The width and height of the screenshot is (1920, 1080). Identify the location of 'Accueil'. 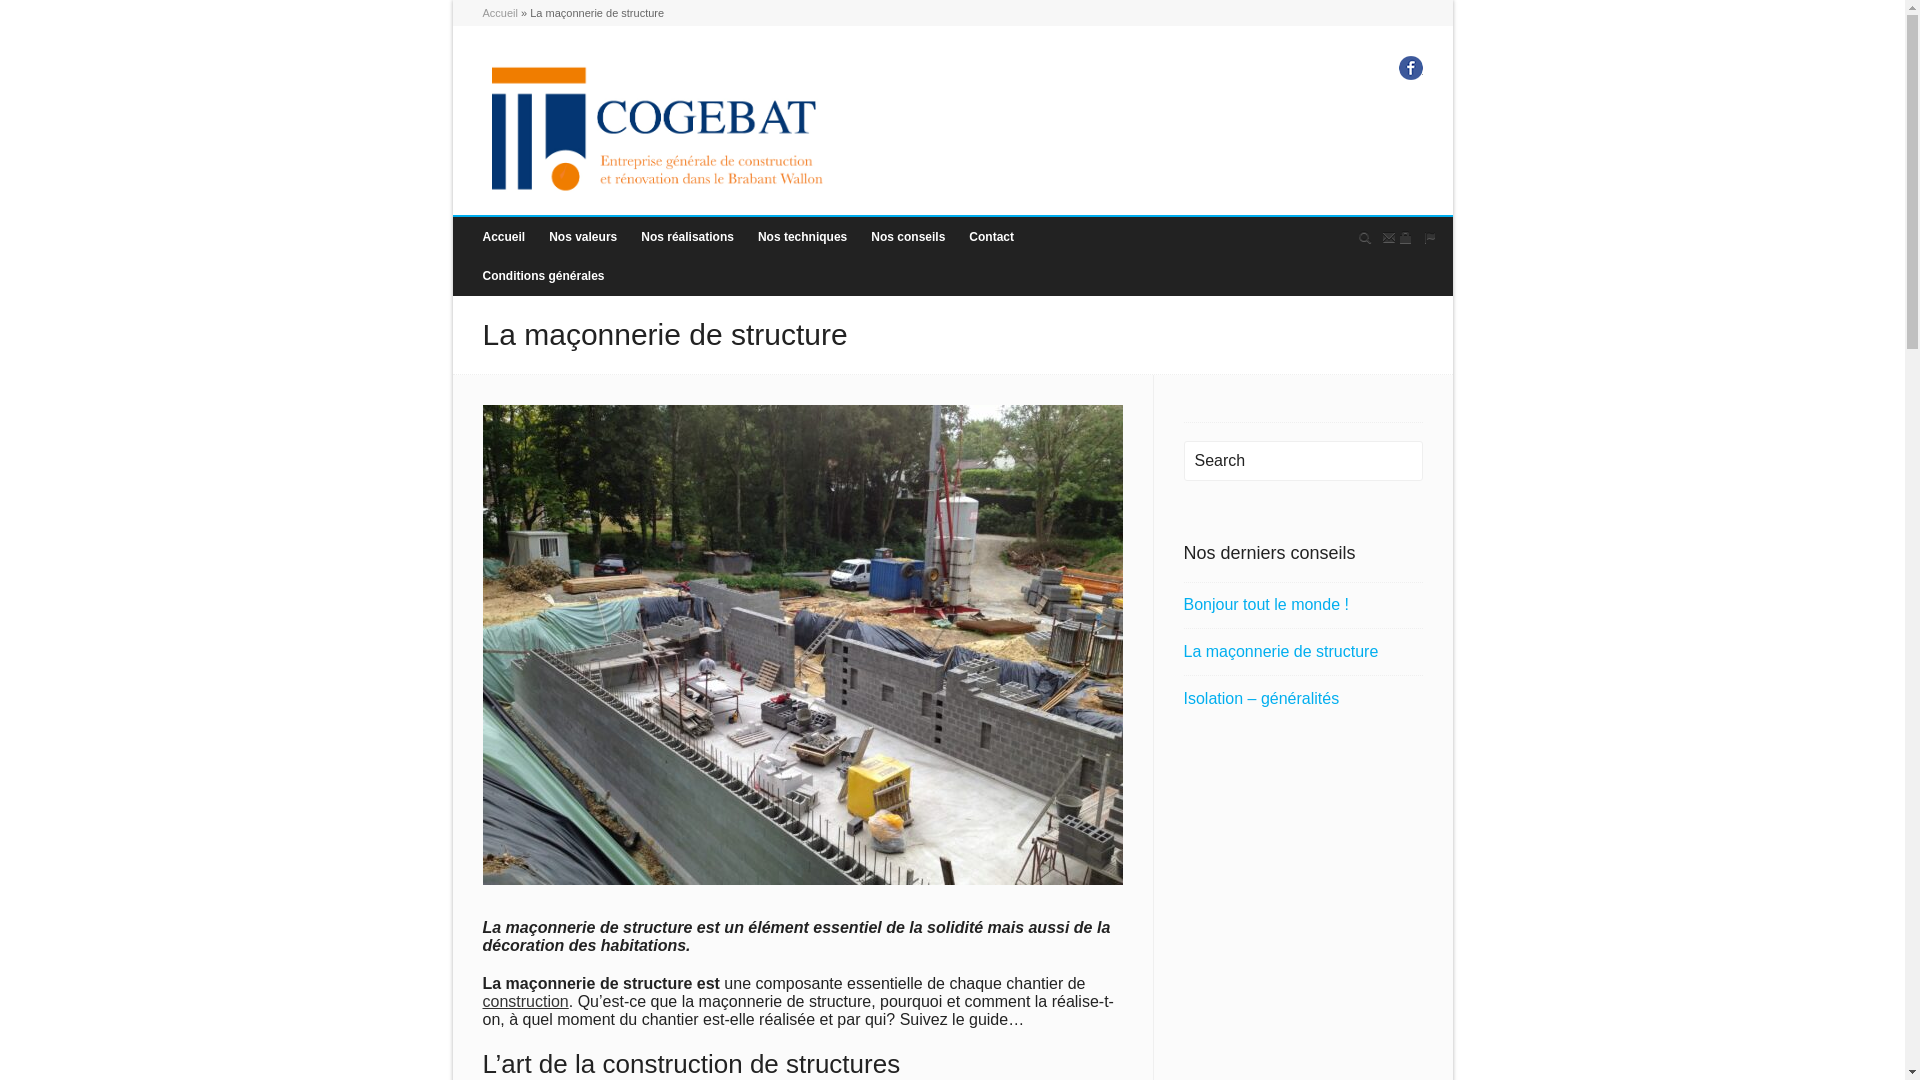
(503, 236).